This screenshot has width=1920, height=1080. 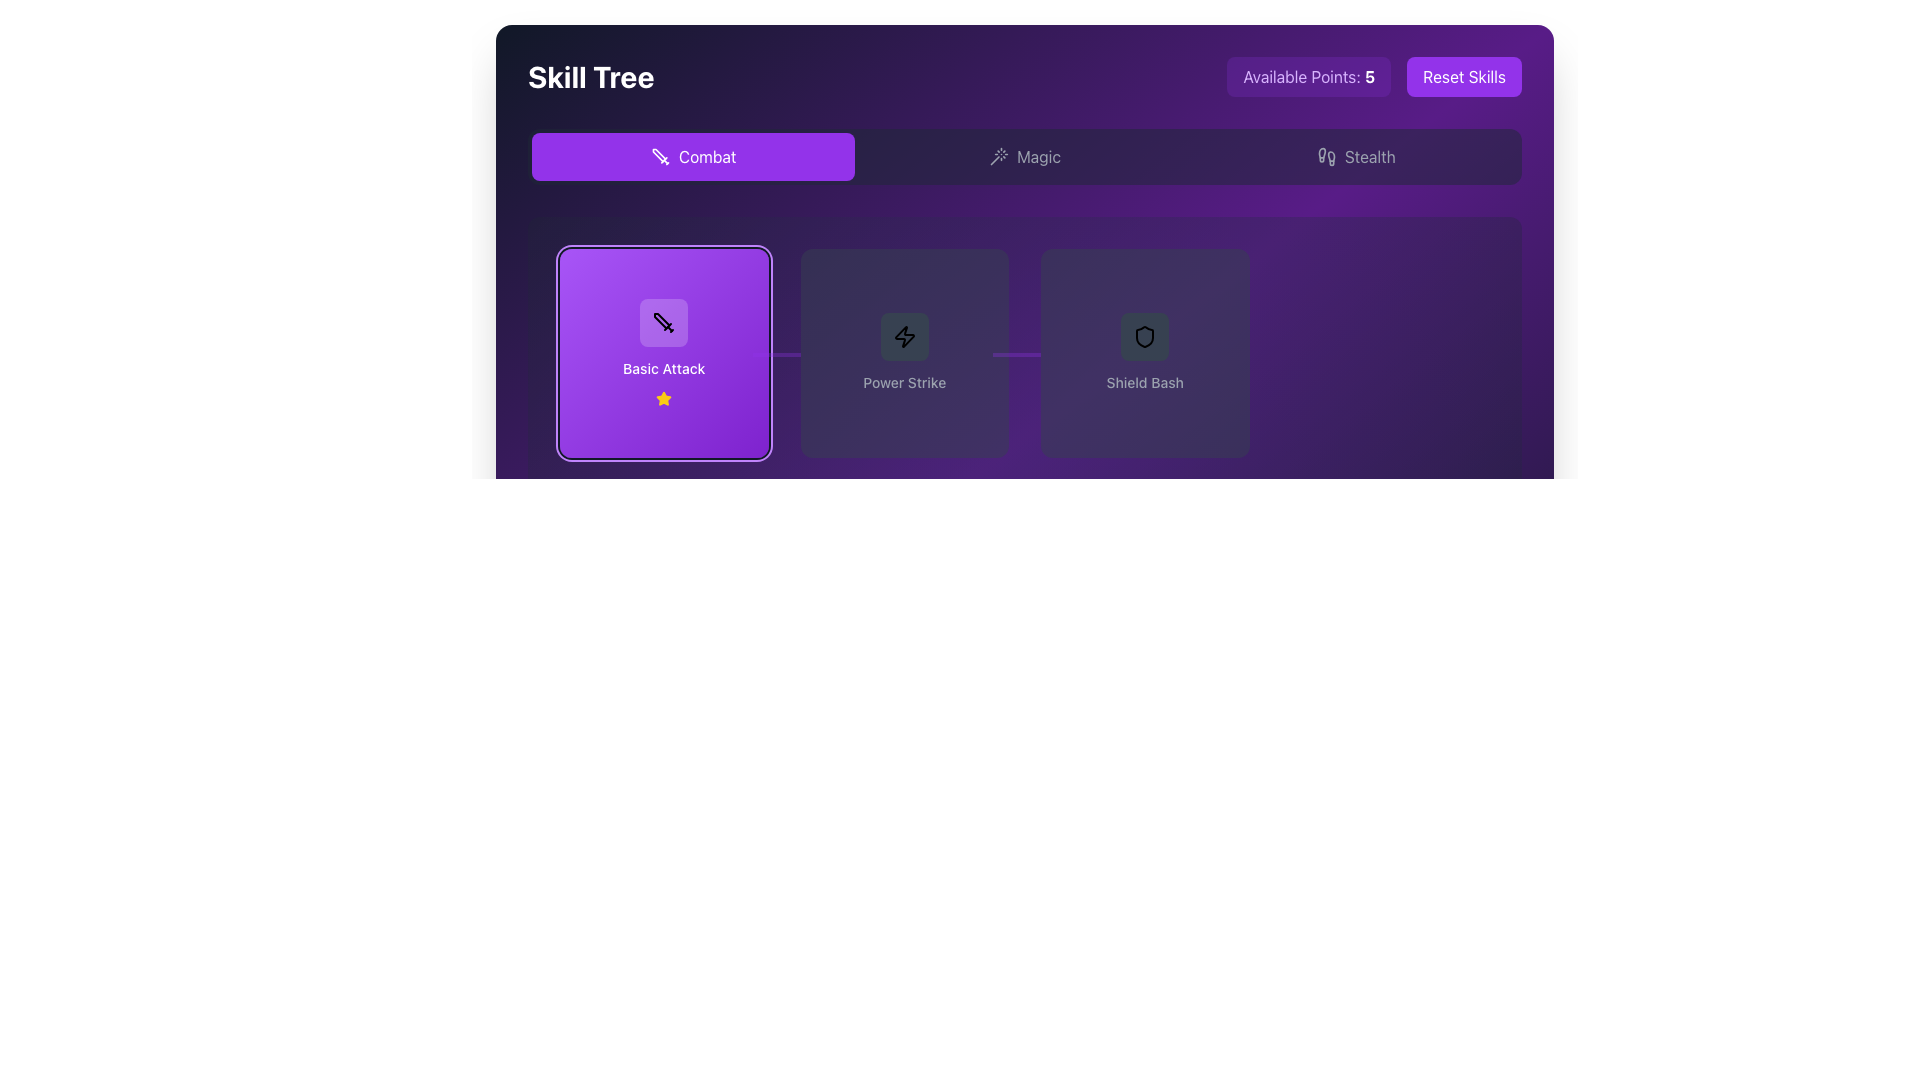 What do you see at coordinates (903, 336) in the screenshot?
I see `the lightning bolt icon that represents the 'Power Strike' skill` at bounding box center [903, 336].